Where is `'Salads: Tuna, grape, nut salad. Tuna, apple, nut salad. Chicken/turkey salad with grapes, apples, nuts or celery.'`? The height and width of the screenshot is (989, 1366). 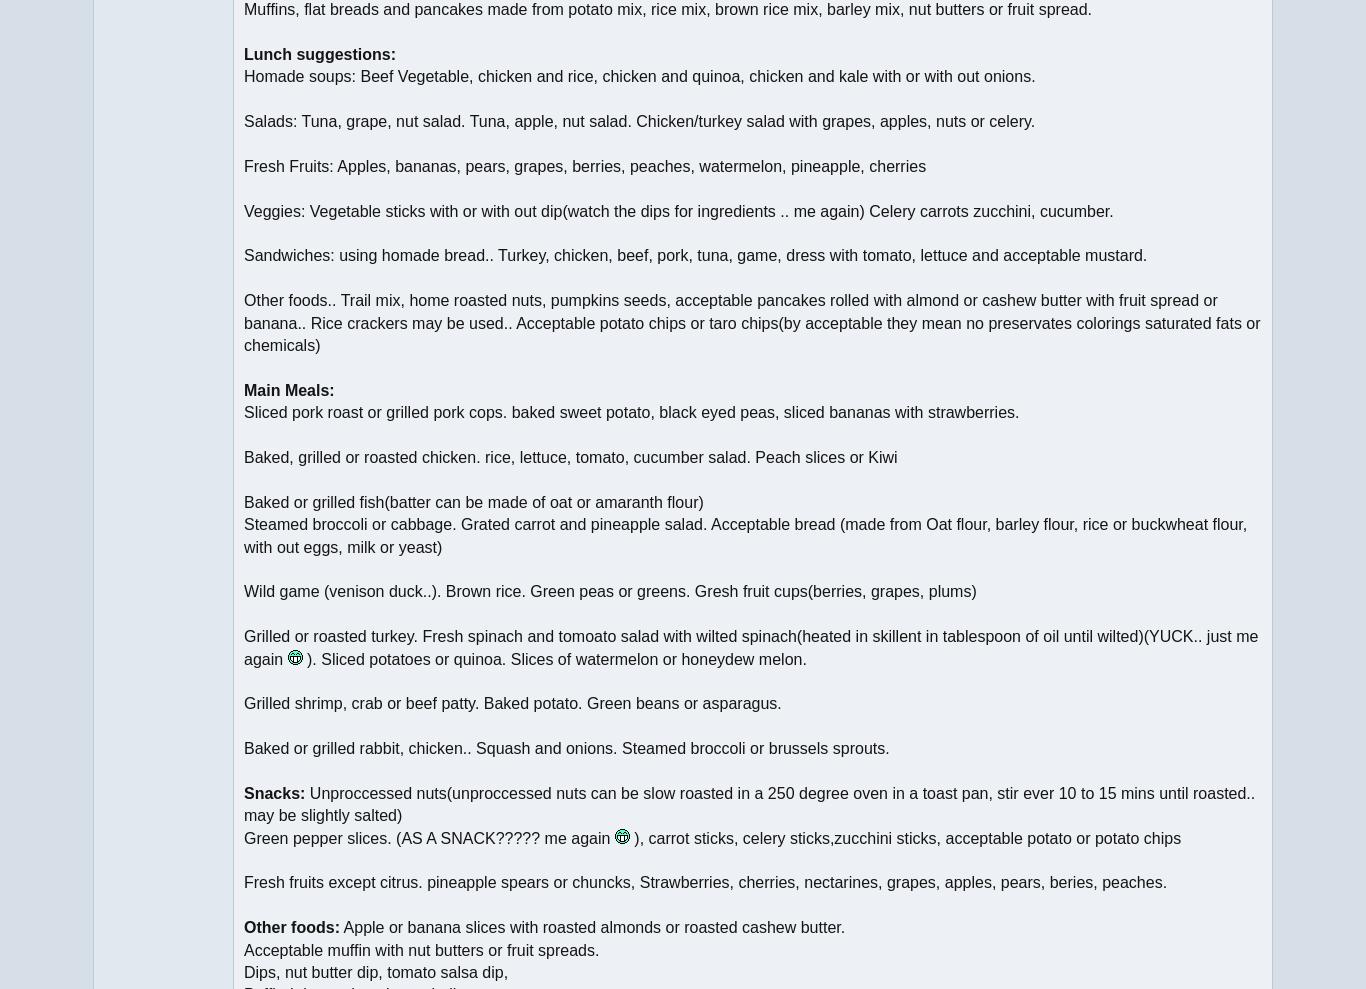
'Salads: Tuna, grape, nut salad. Tuna, apple, nut salad. Chicken/turkey salad with grapes, apples, nuts or celery.' is located at coordinates (638, 120).